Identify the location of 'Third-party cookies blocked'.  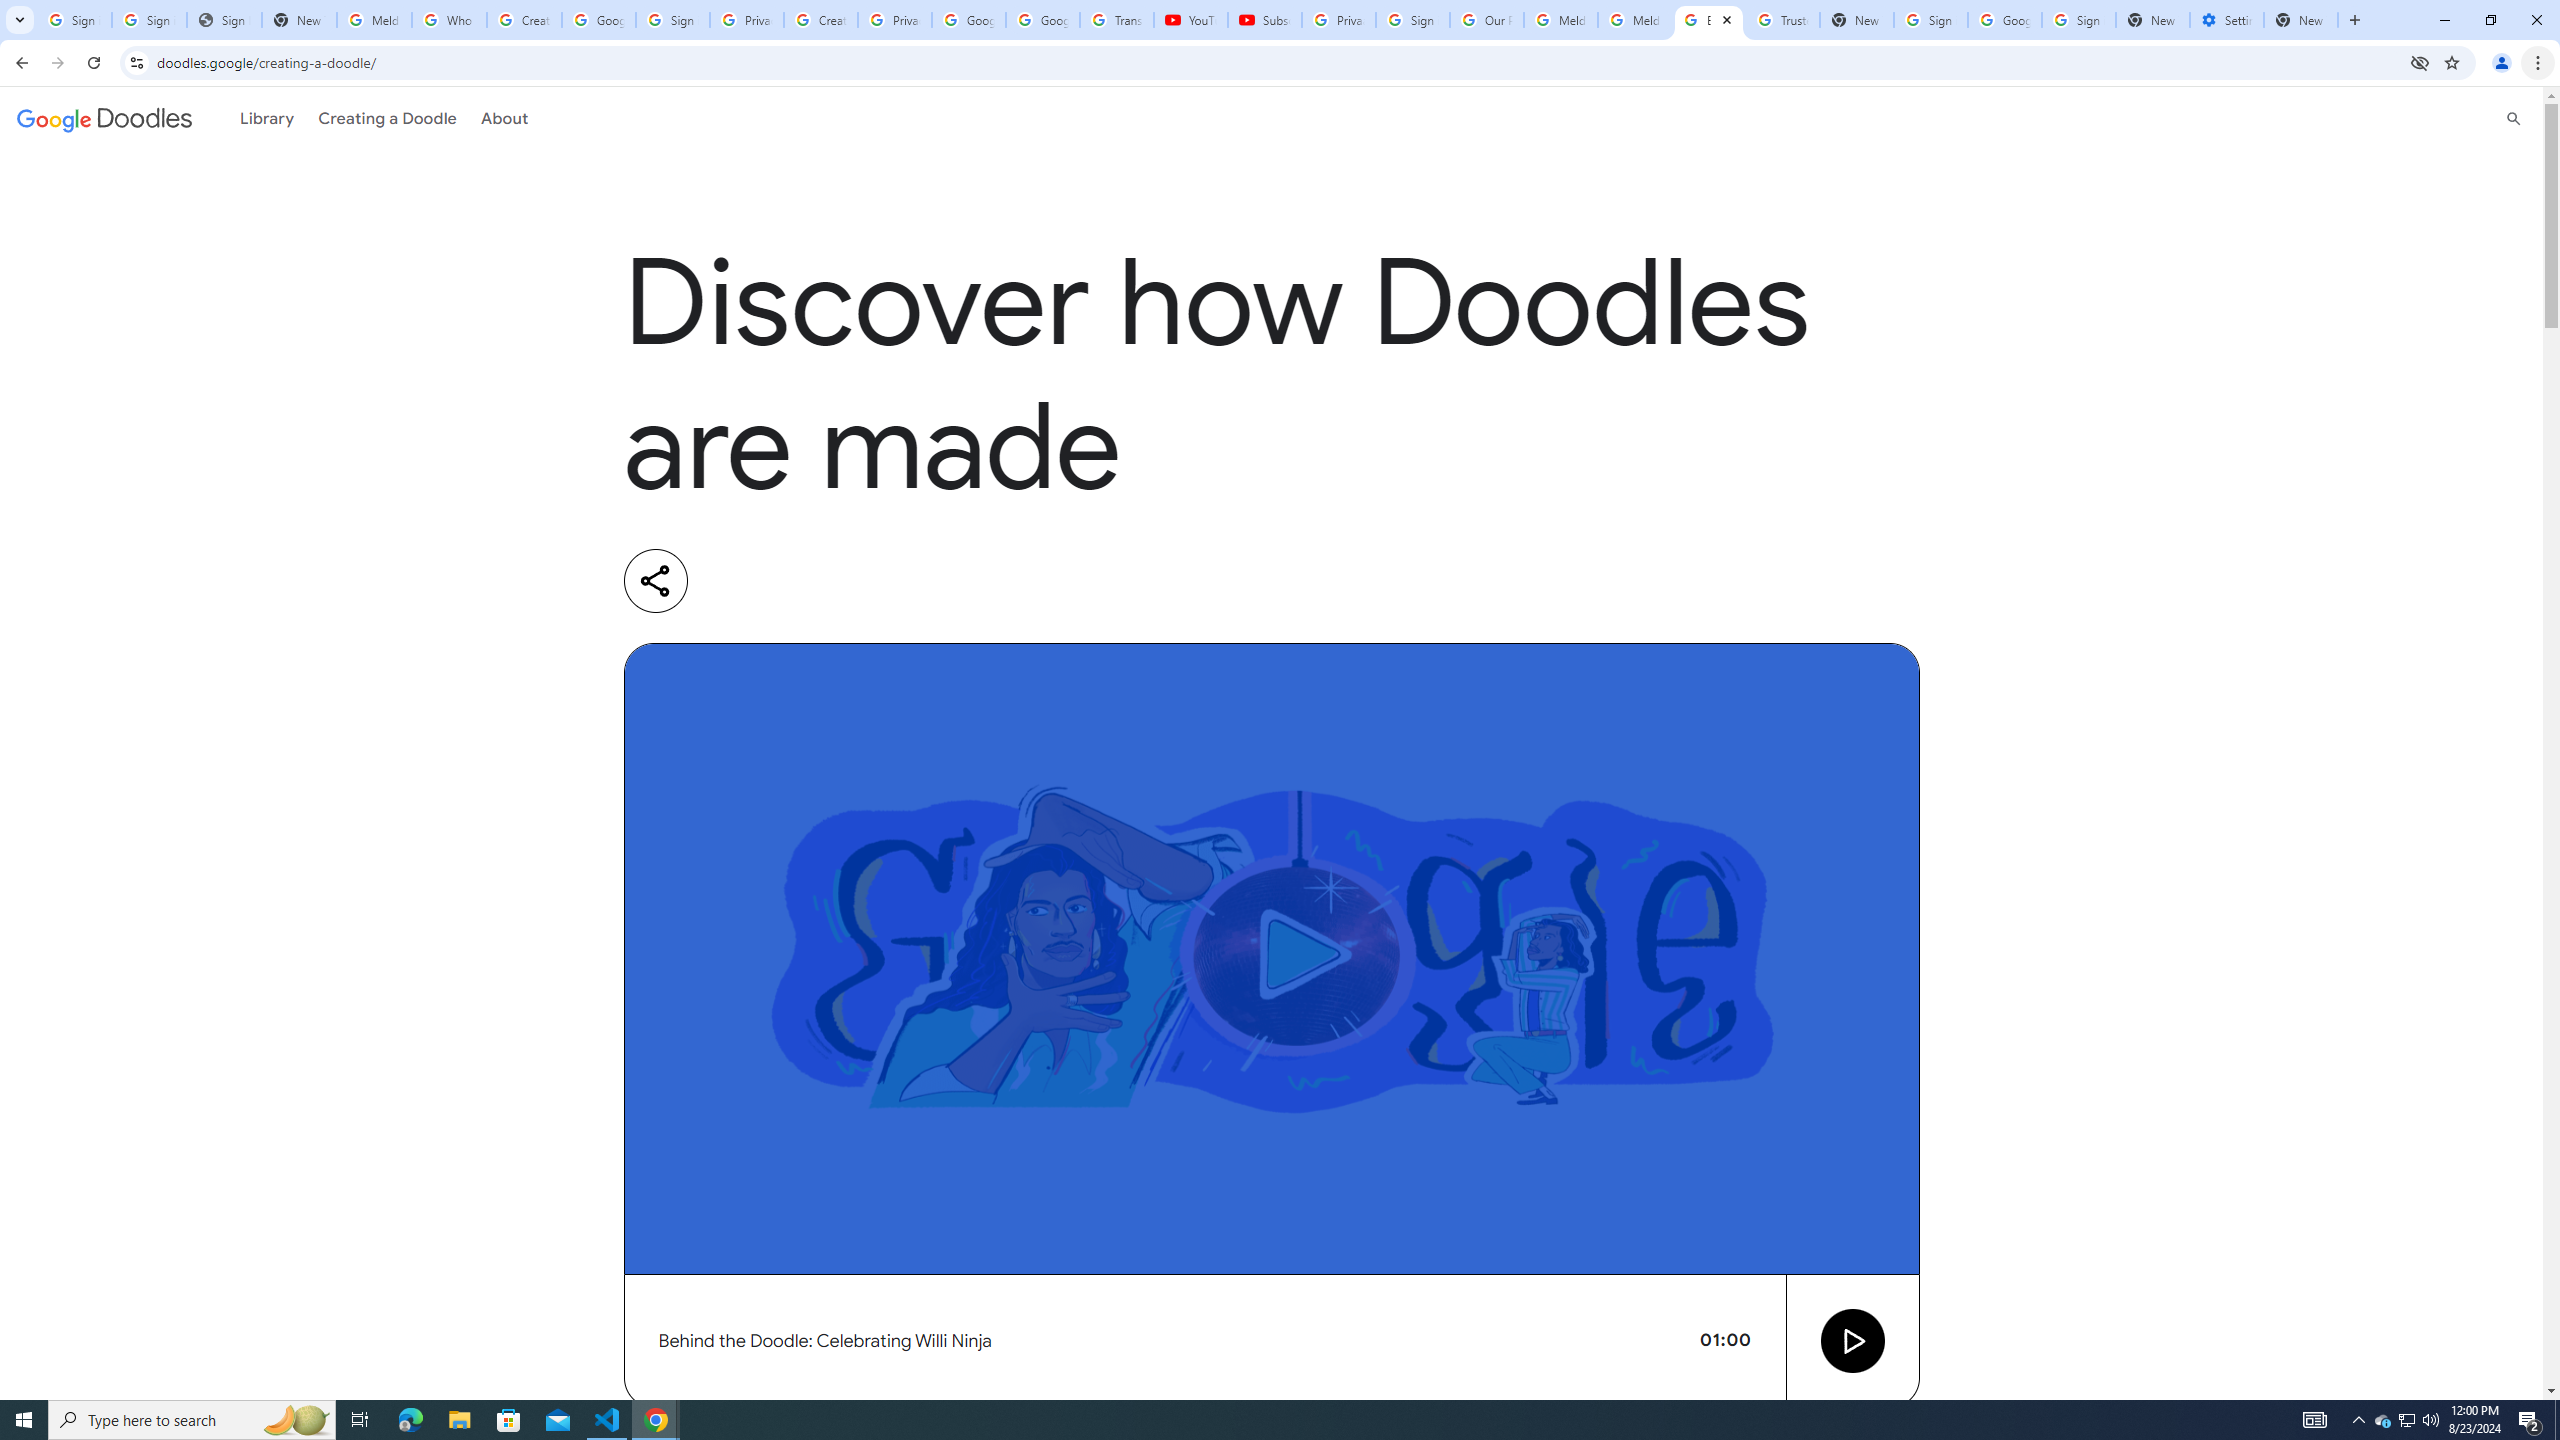
(2420, 61).